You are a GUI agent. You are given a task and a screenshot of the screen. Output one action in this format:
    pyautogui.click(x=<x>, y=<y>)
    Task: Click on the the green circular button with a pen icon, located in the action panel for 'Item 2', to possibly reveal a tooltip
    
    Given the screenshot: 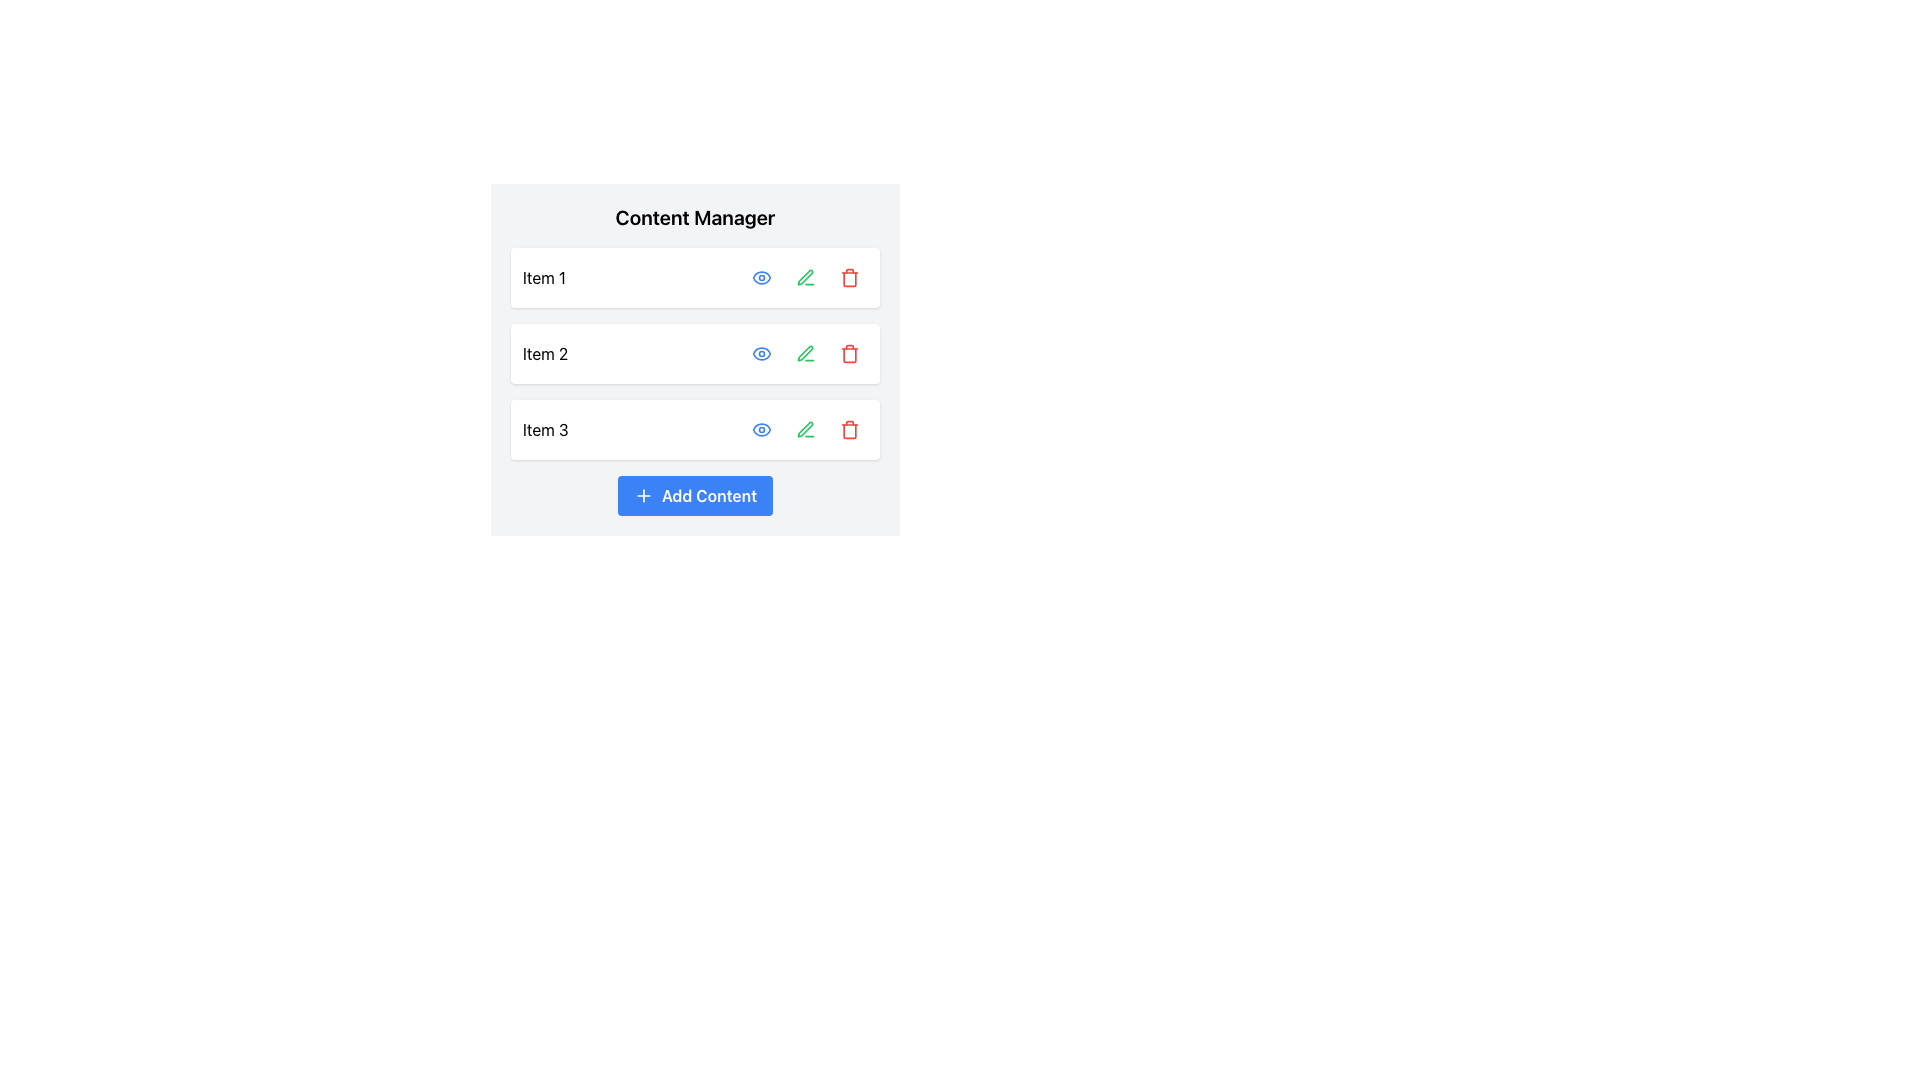 What is the action you would take?
    pyautogui.click(x=806, y=353)
    